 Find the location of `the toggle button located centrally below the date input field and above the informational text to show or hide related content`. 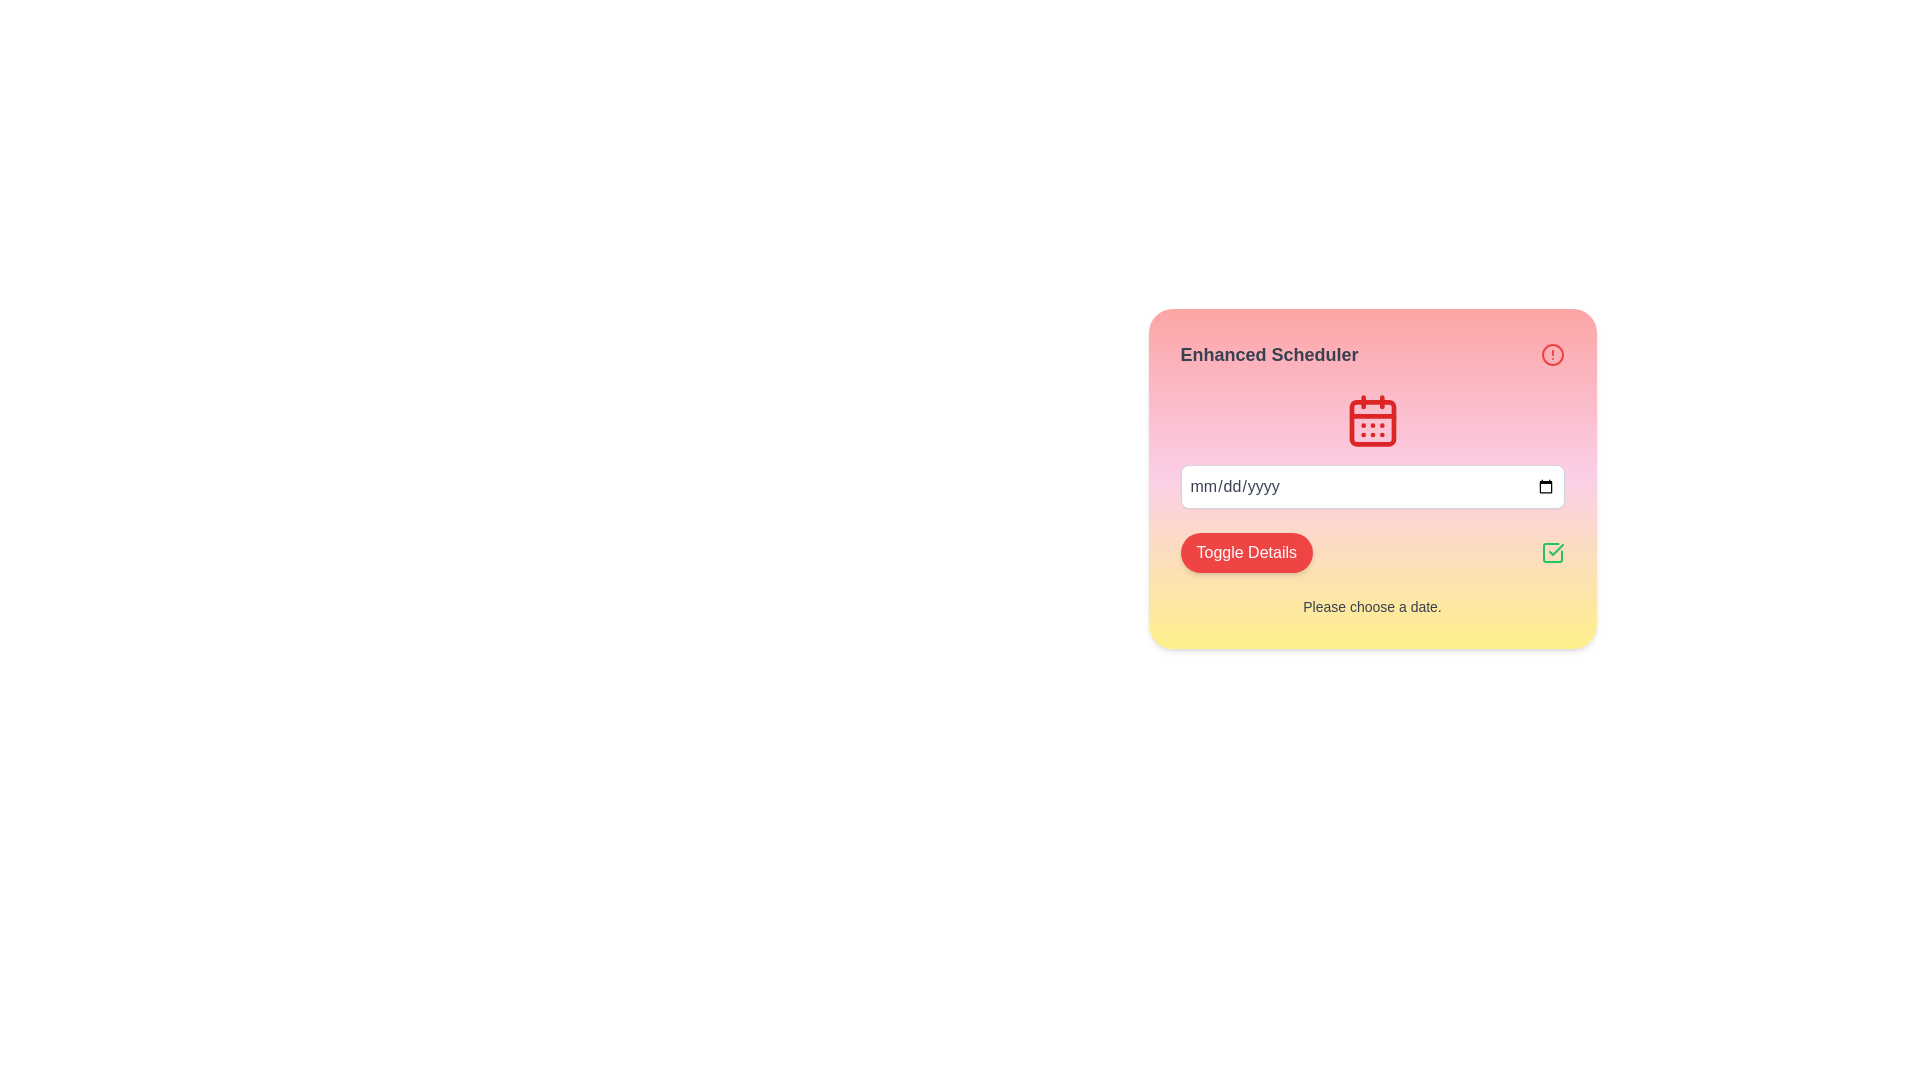

the toggle button located centrally below the date input field and above the informational text to show or hide related content is located at coordinates (1245, 552).